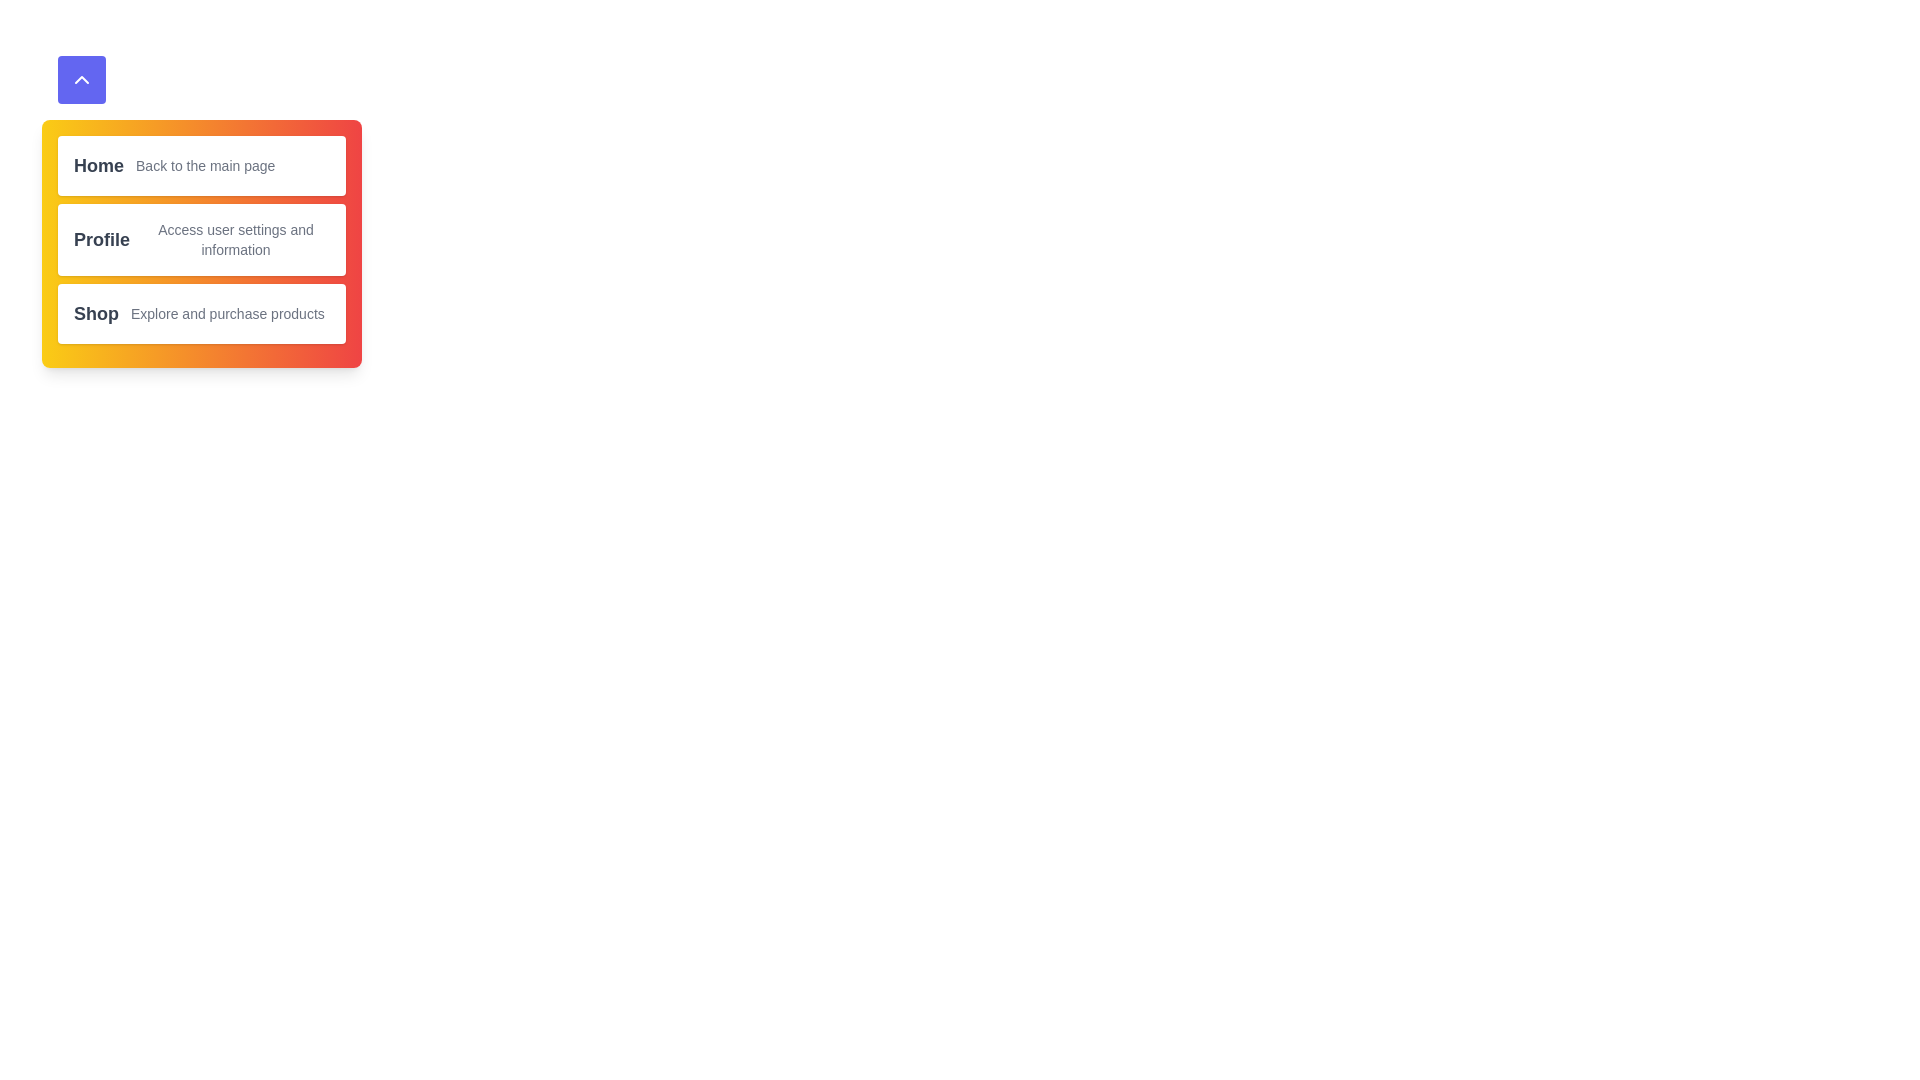 The height and width of the screenshot is (1080, 1920). I want to click on the menu item labeled Home, so click(201, 164).